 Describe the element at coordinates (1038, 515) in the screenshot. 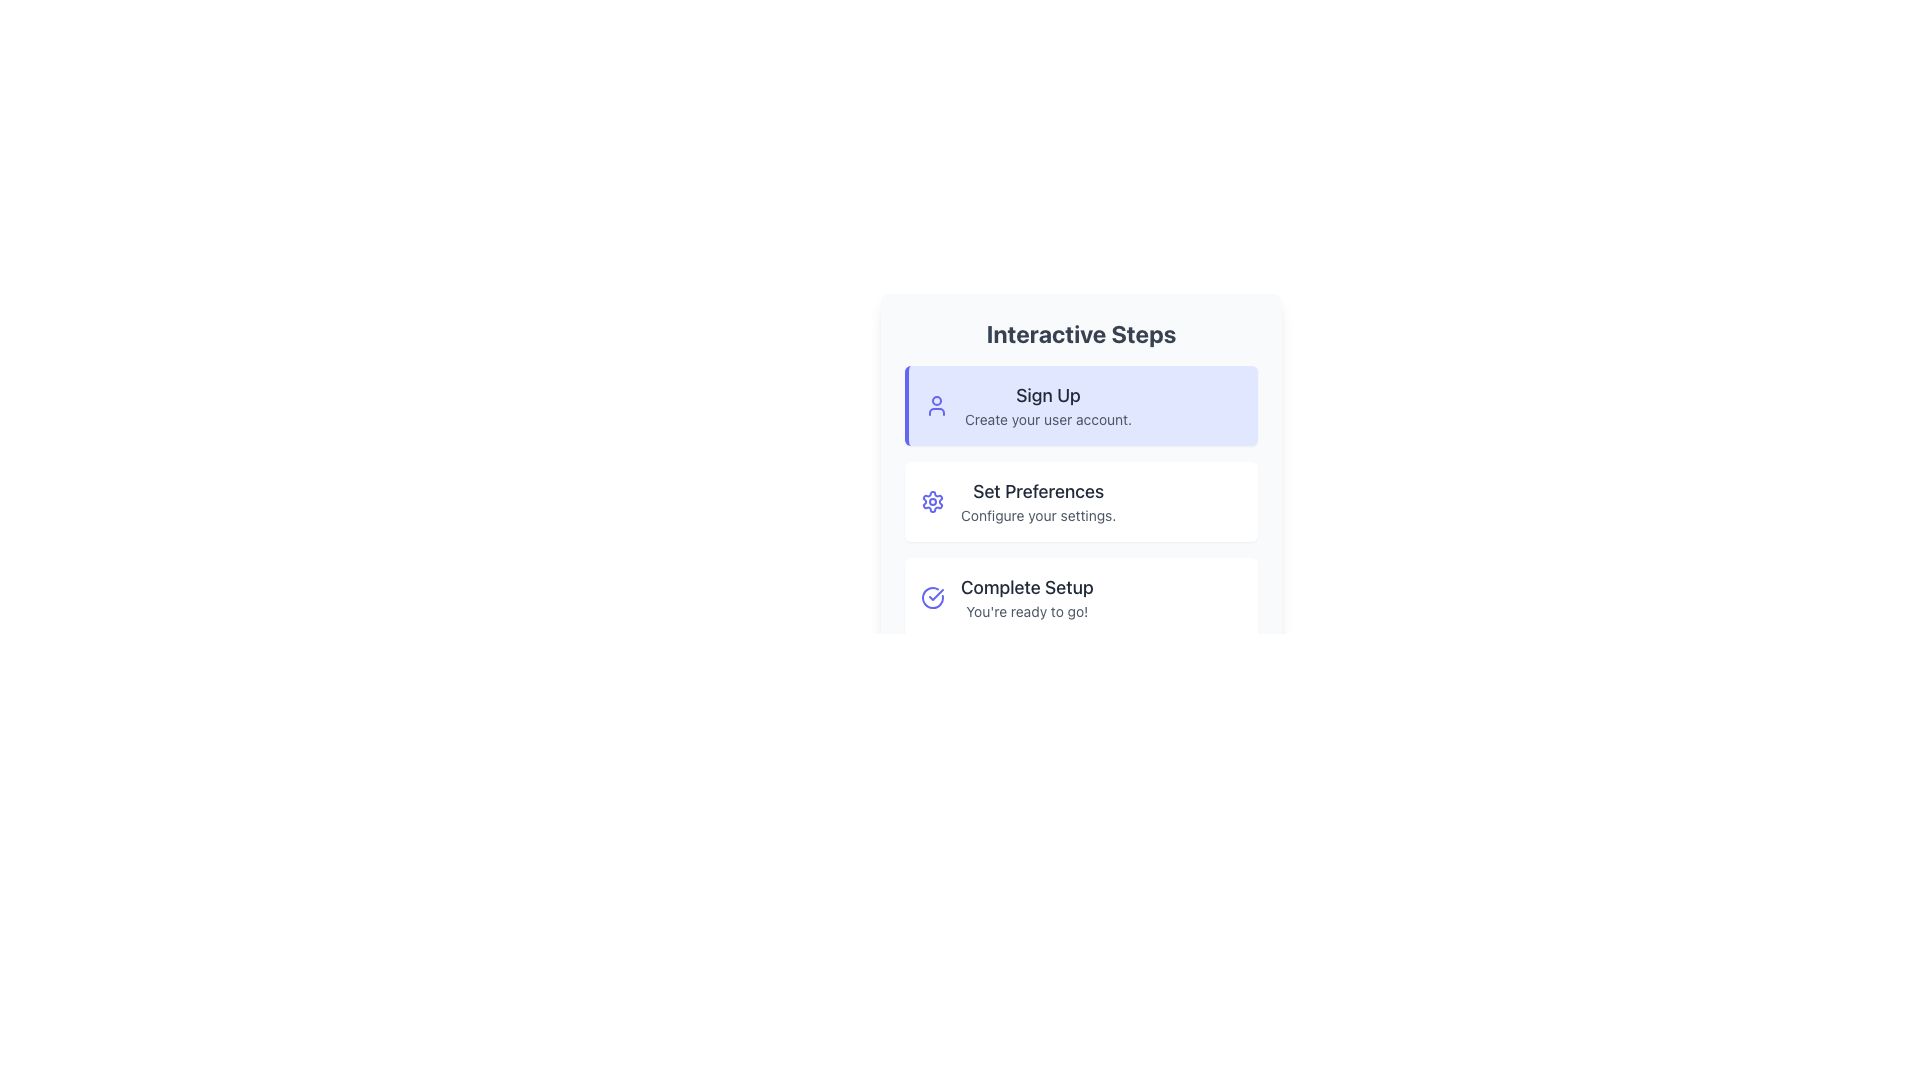

I see `the static text element reading 'Configure your settings.' which is positioned beneath the bold heading 'Set Preferences.'` at that location.